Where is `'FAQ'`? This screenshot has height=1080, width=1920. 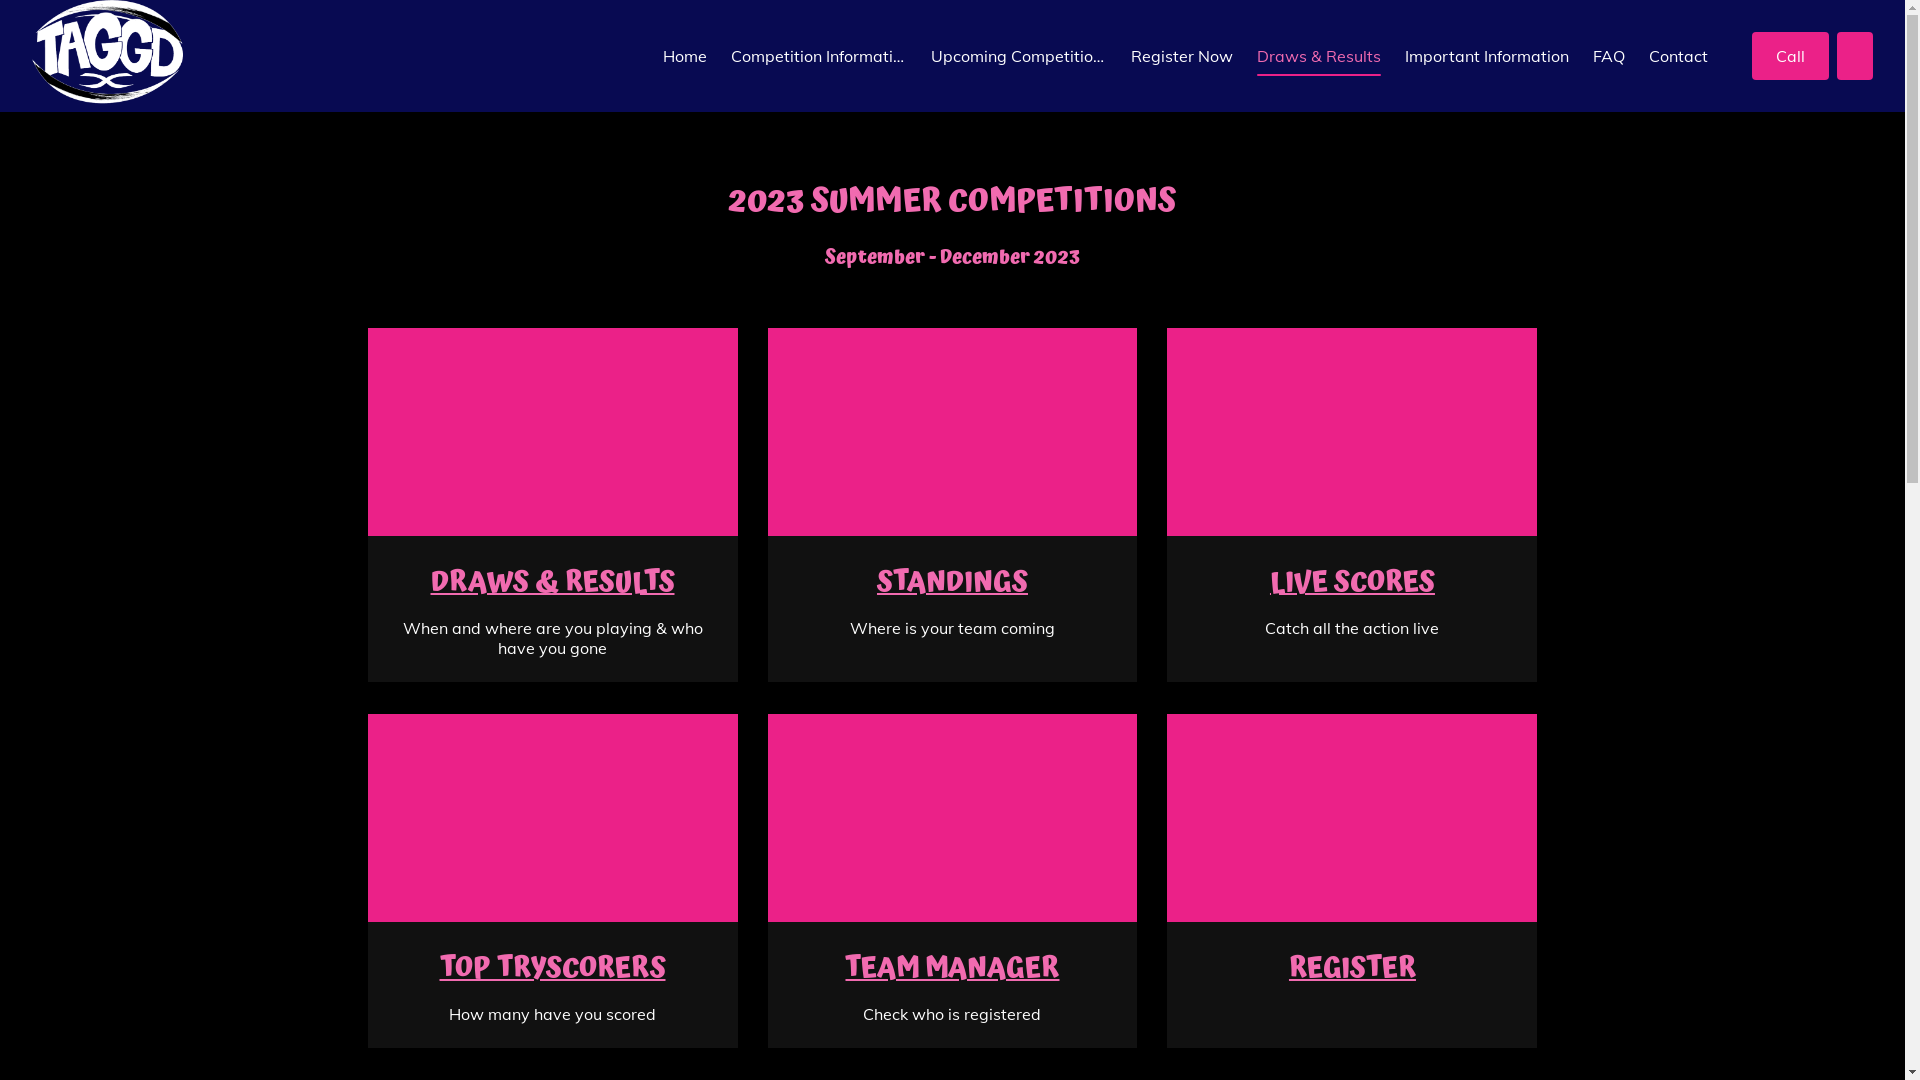 'FAQ' is located at coordinates (1579, 55).